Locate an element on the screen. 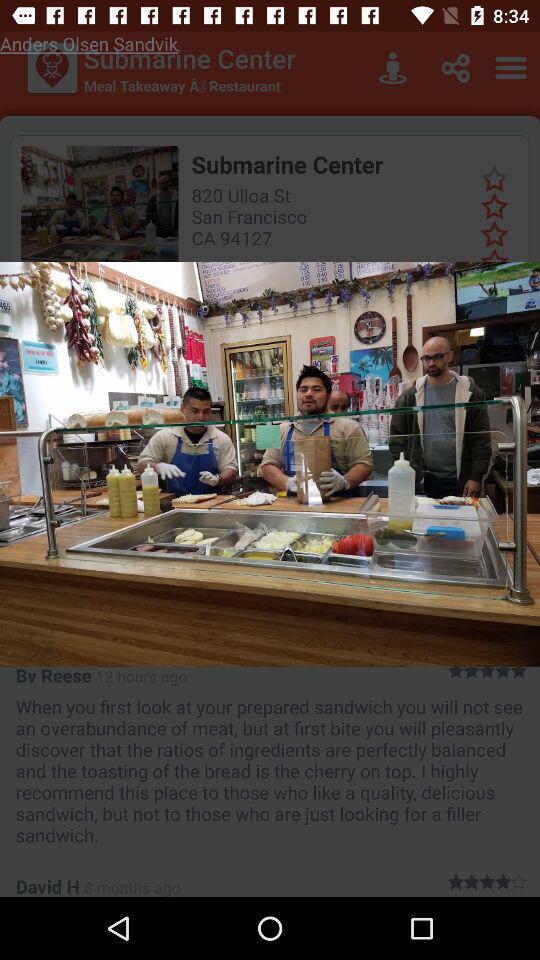 The height and width of the screenshot is (960, 540). anders olsen sandvik is located at coordinates (88, 42).